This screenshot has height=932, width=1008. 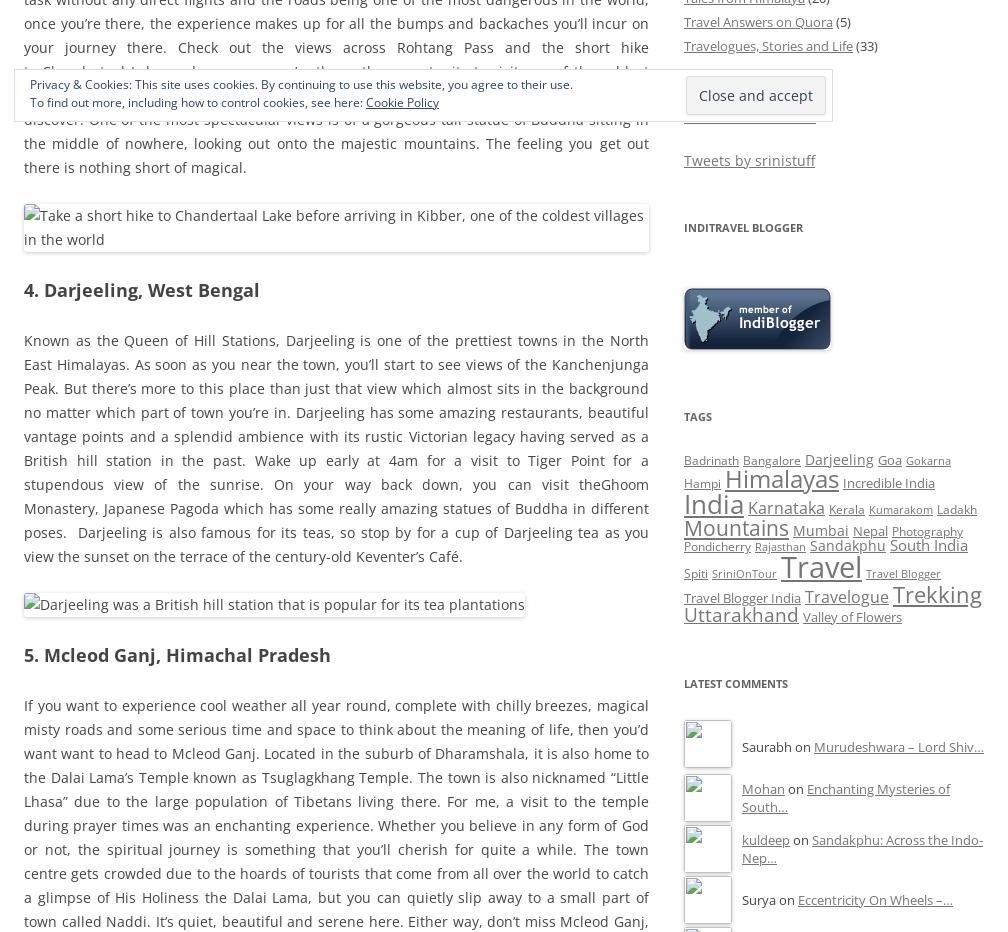 I want to click on 'kuldeep', so click(x=765, y=837).